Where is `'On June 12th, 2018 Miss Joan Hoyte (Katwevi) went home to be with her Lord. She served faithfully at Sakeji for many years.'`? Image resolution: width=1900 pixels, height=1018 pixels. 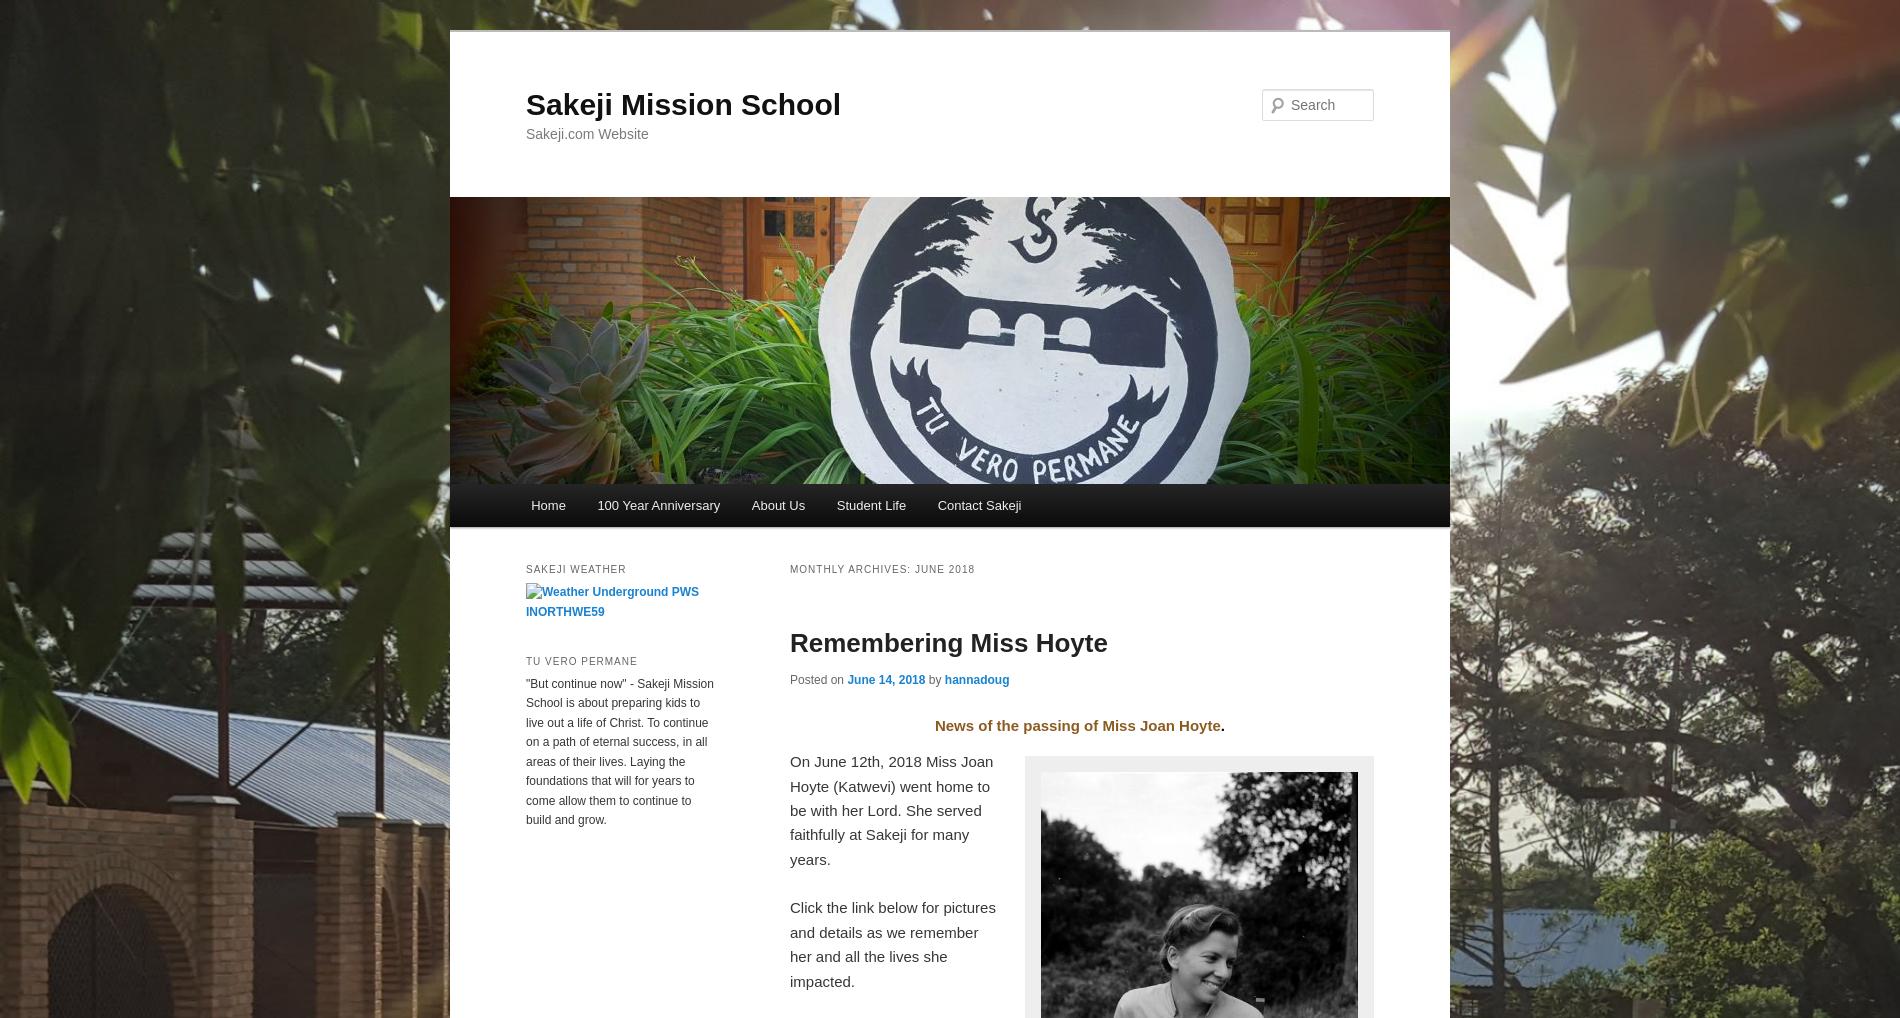
'On June 12th, 2018 Miss Joan Hoyte (Katwevi) went home to be with her Lord. She served faithfully at Sakeji for many years.' is located at coordinates (789, 810).